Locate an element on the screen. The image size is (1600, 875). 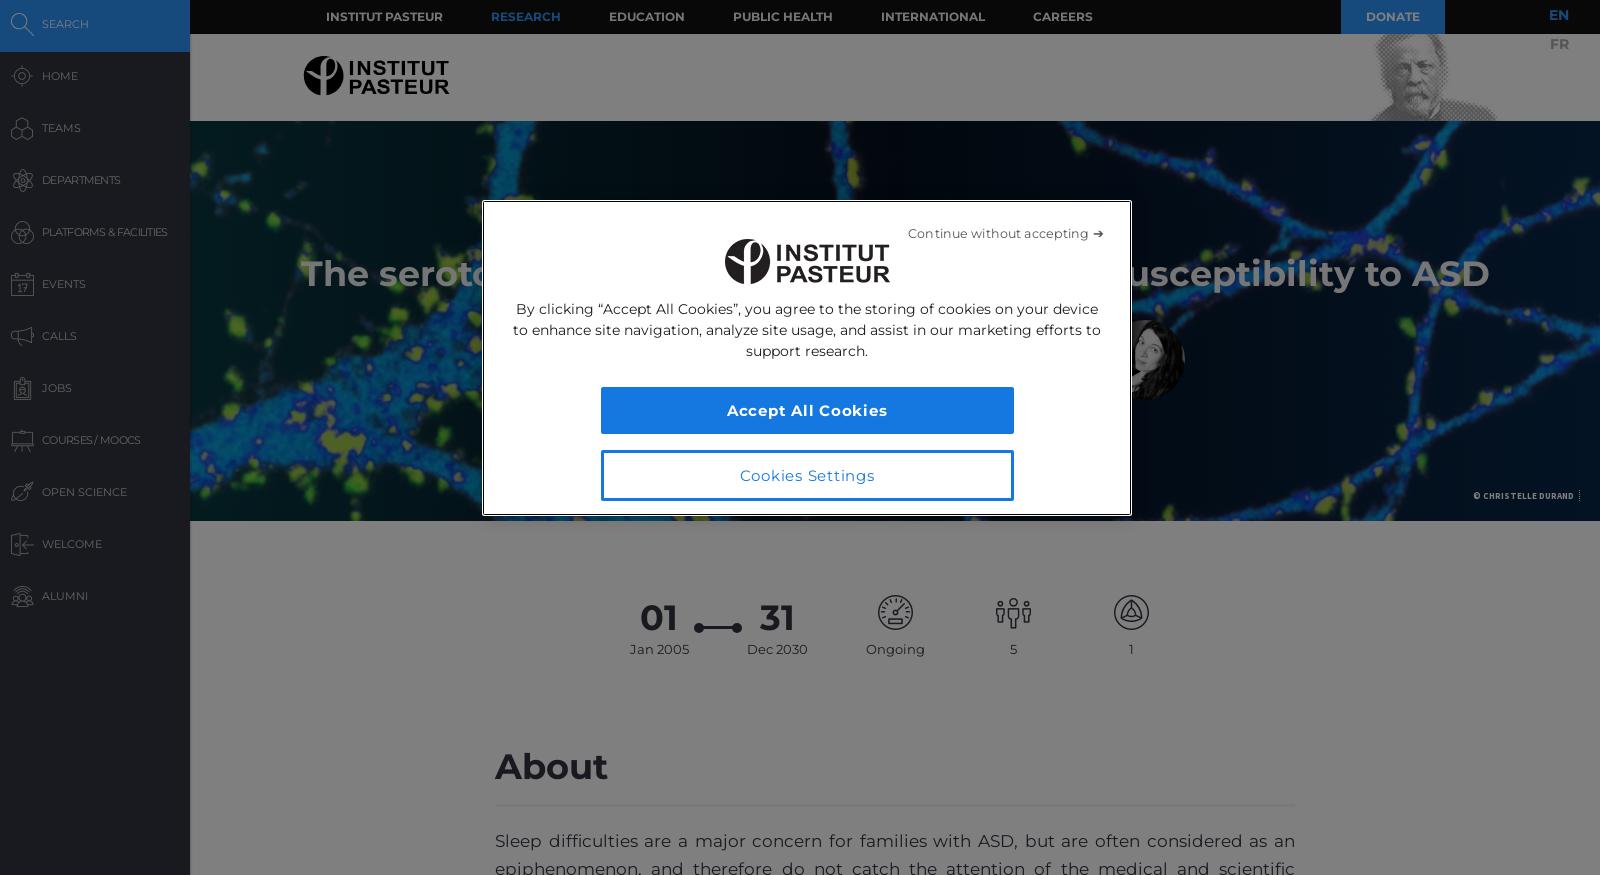
'EN' is located at coordinates (1559, 13).